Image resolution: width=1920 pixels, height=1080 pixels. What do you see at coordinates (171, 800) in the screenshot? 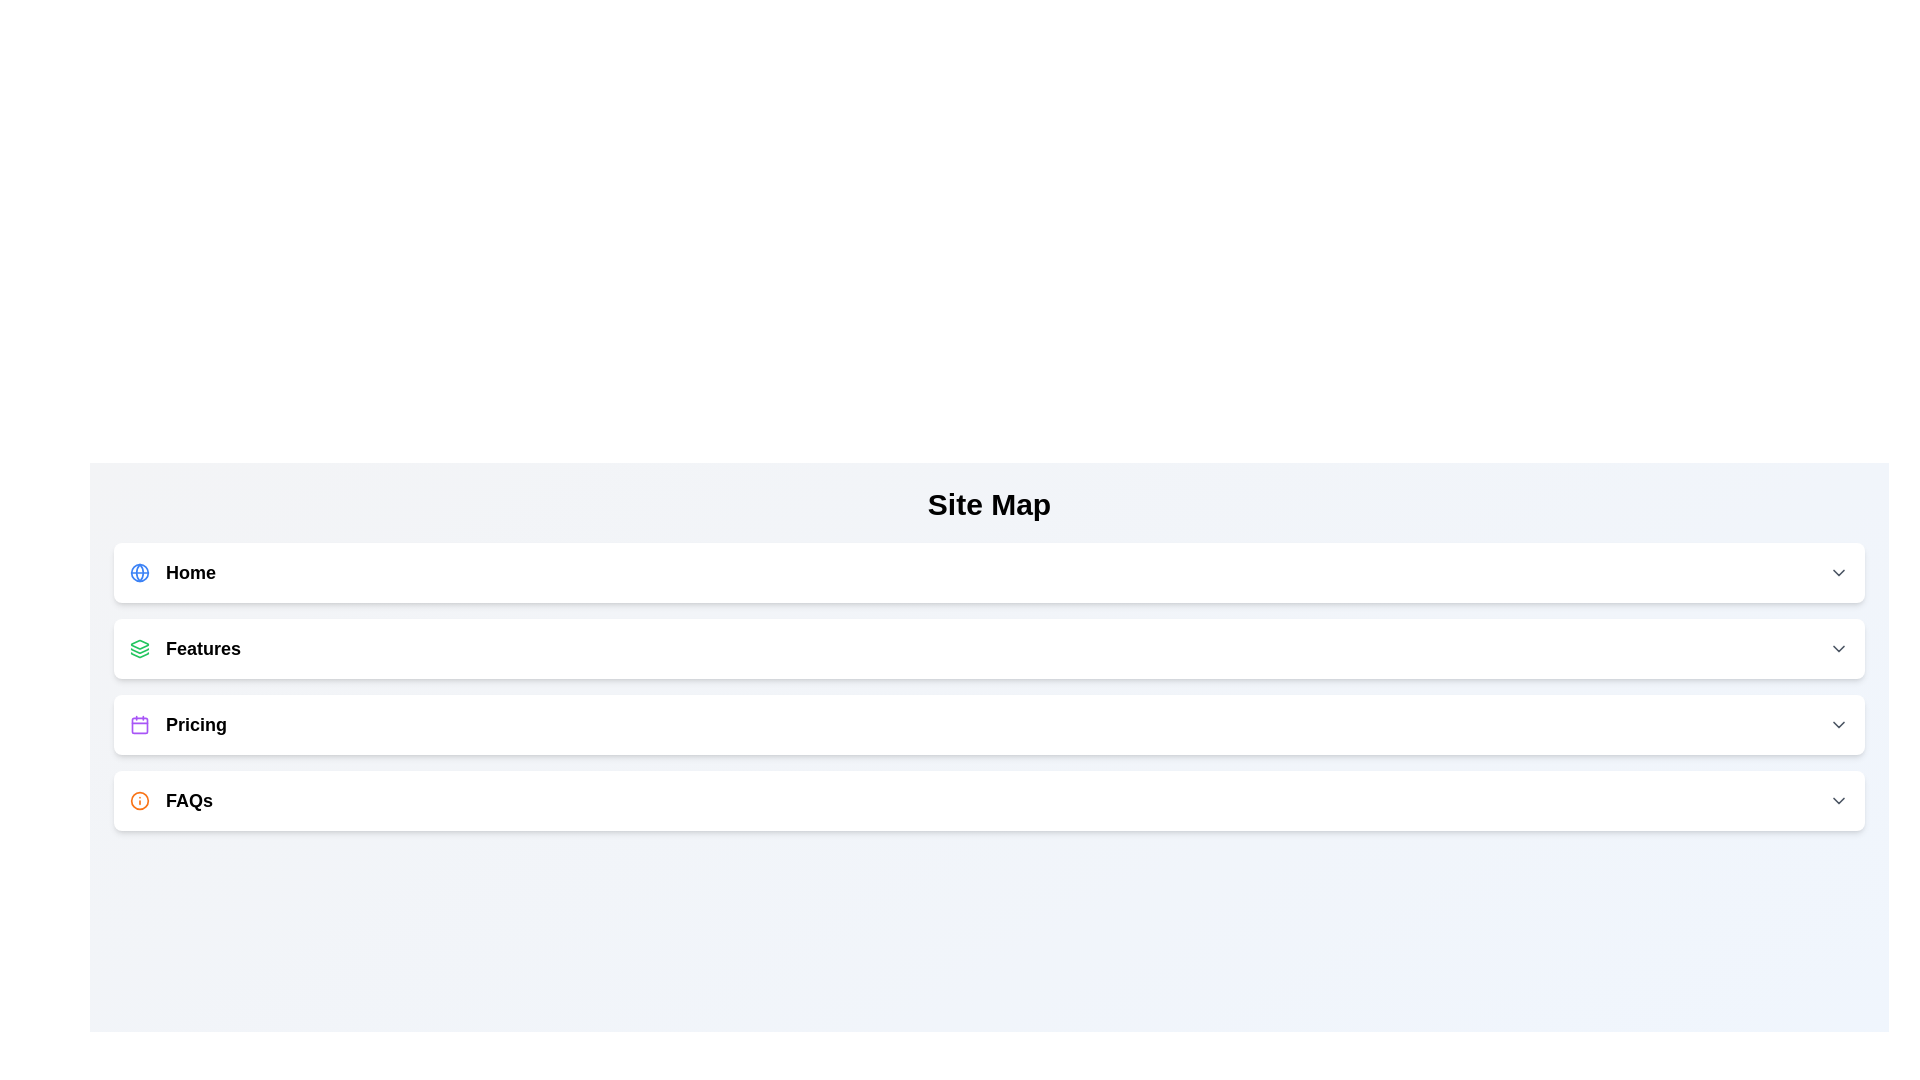
I see `the fourth label in the vertical list that provides access to Frequently Asked Questions` at bounding box center [171, 800].